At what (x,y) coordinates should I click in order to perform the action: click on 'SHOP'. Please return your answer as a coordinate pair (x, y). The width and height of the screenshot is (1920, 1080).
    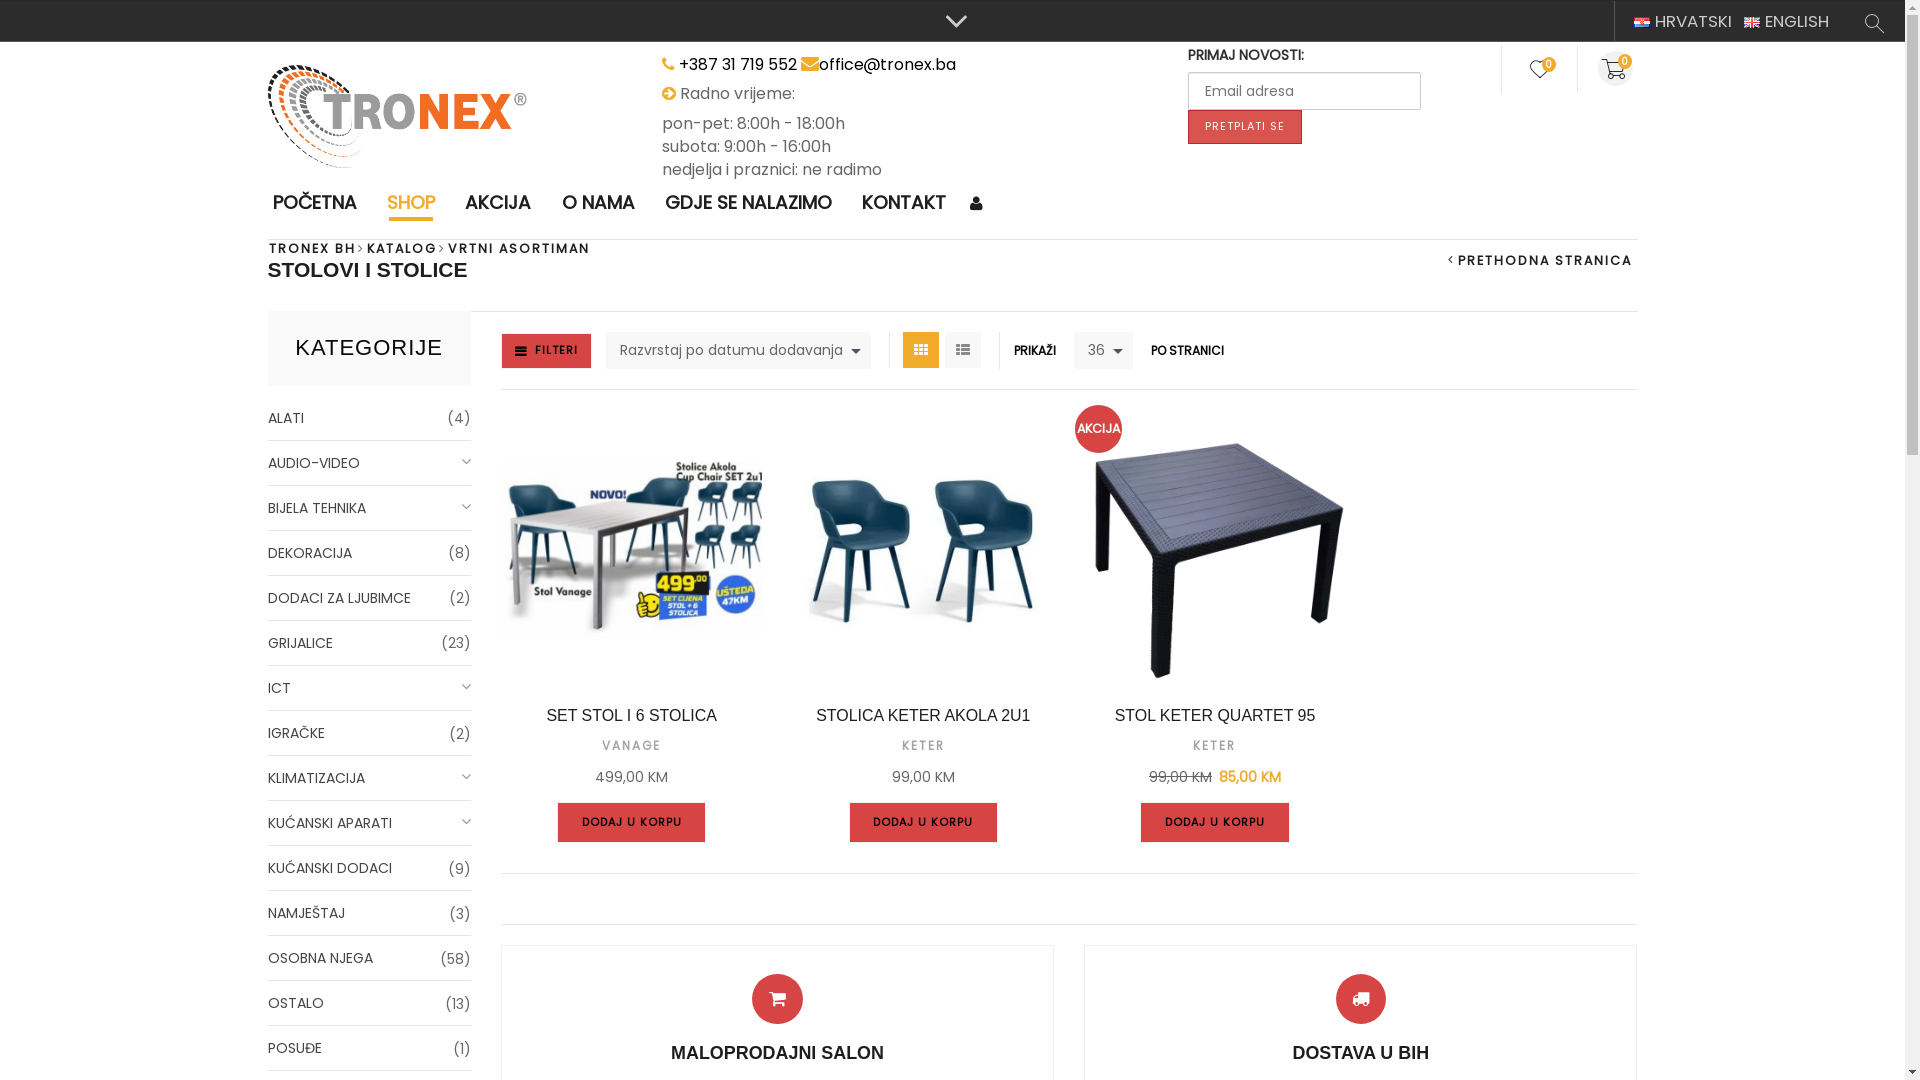
    Looking at the image, I should click on (382, 203).